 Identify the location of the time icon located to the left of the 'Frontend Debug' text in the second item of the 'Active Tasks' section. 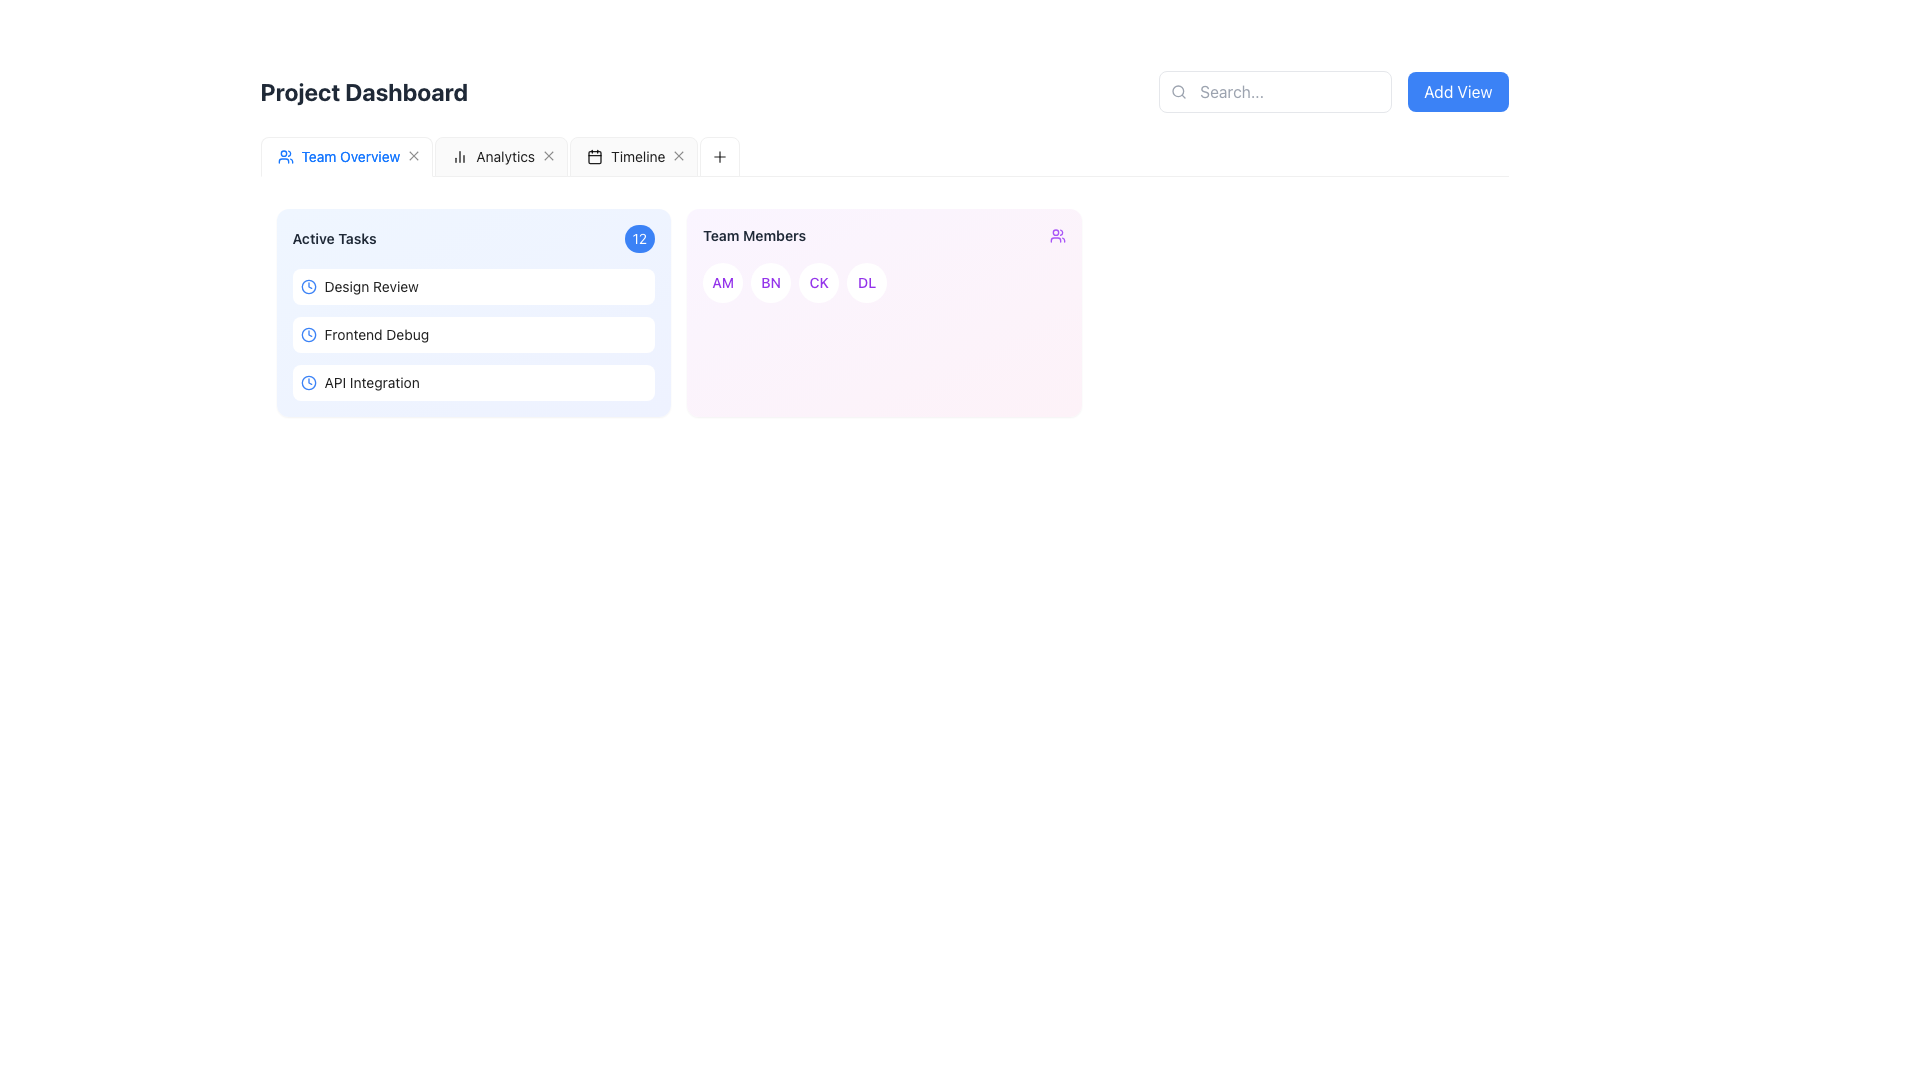
(307, 334).